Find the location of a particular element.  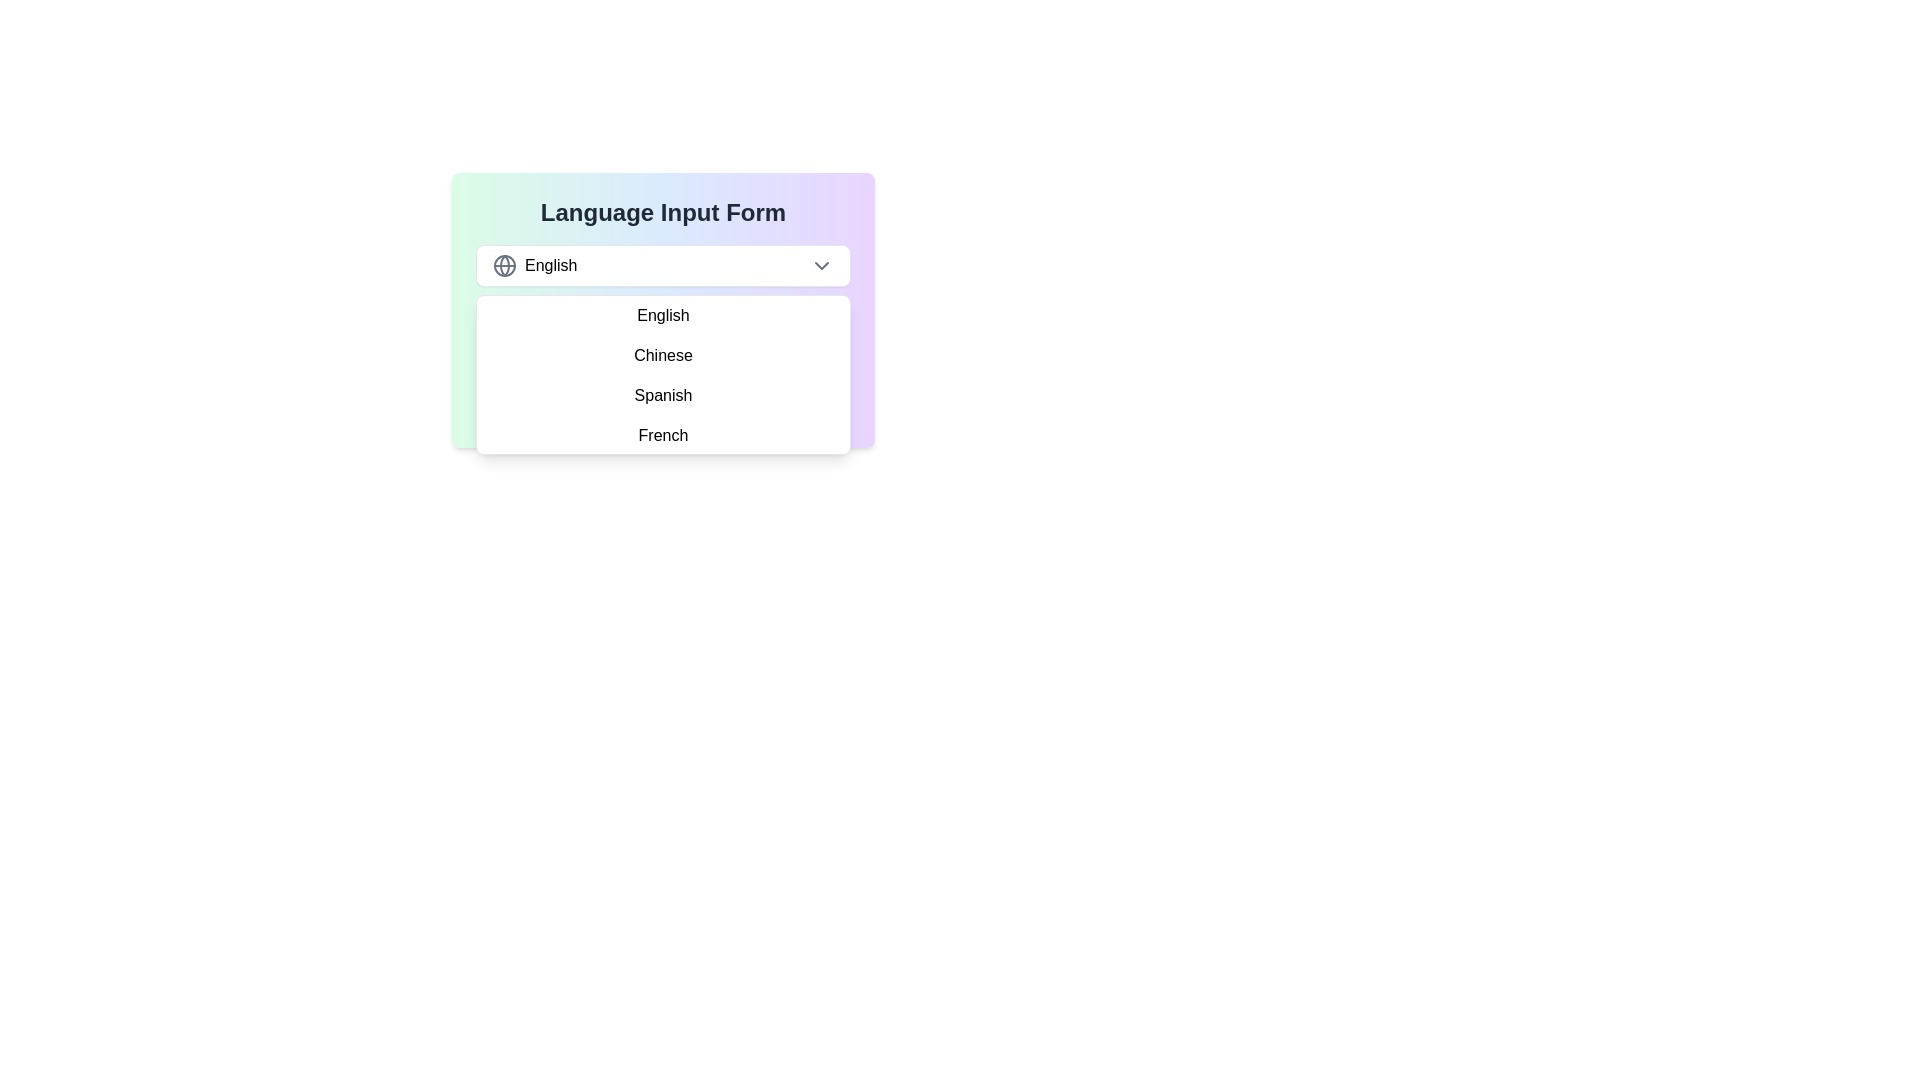

the downwards-facing chevron icon in the dropdown toggler labeled 'English' to visually emphasize it is located at coordinates (821, 265).